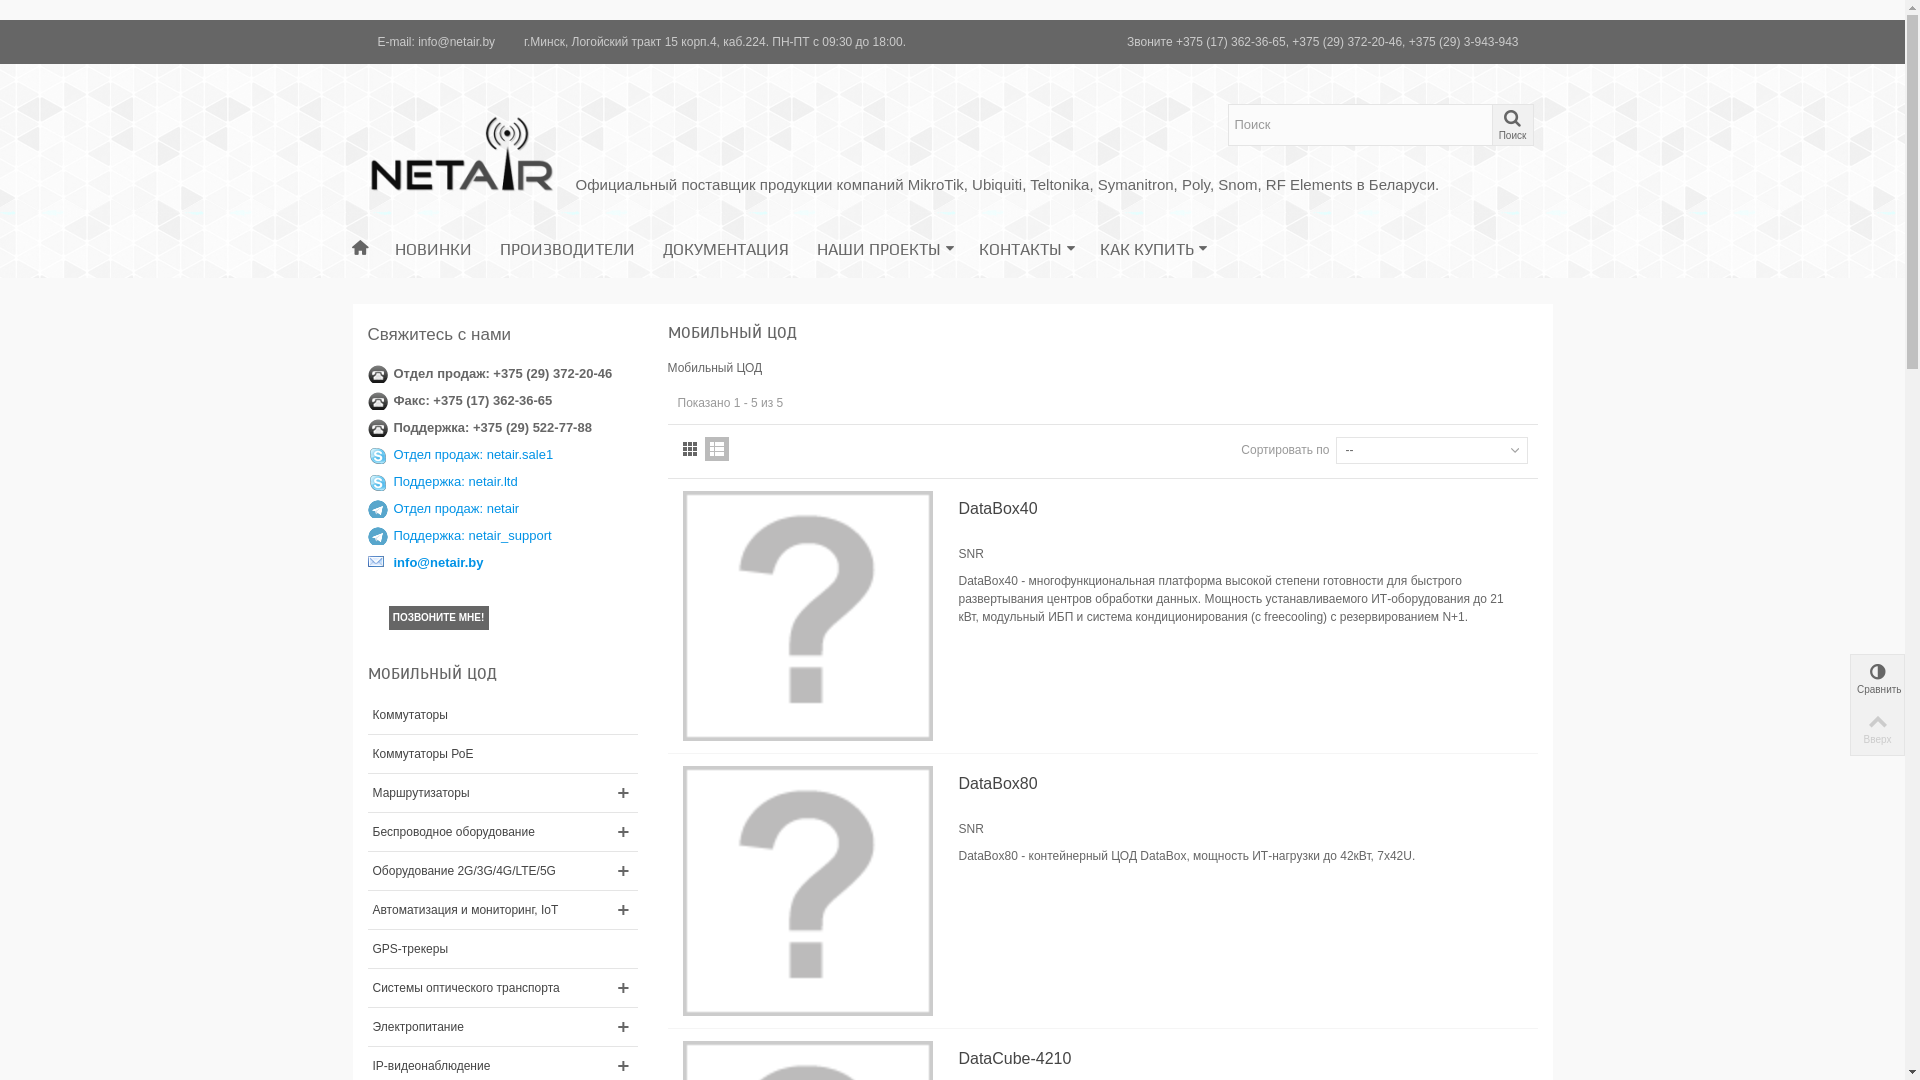 The width and height of the screenshot is (1920, 1080). Describe the element at coordinates (716, 447) in the screenshot. I see `'List'` at that location.